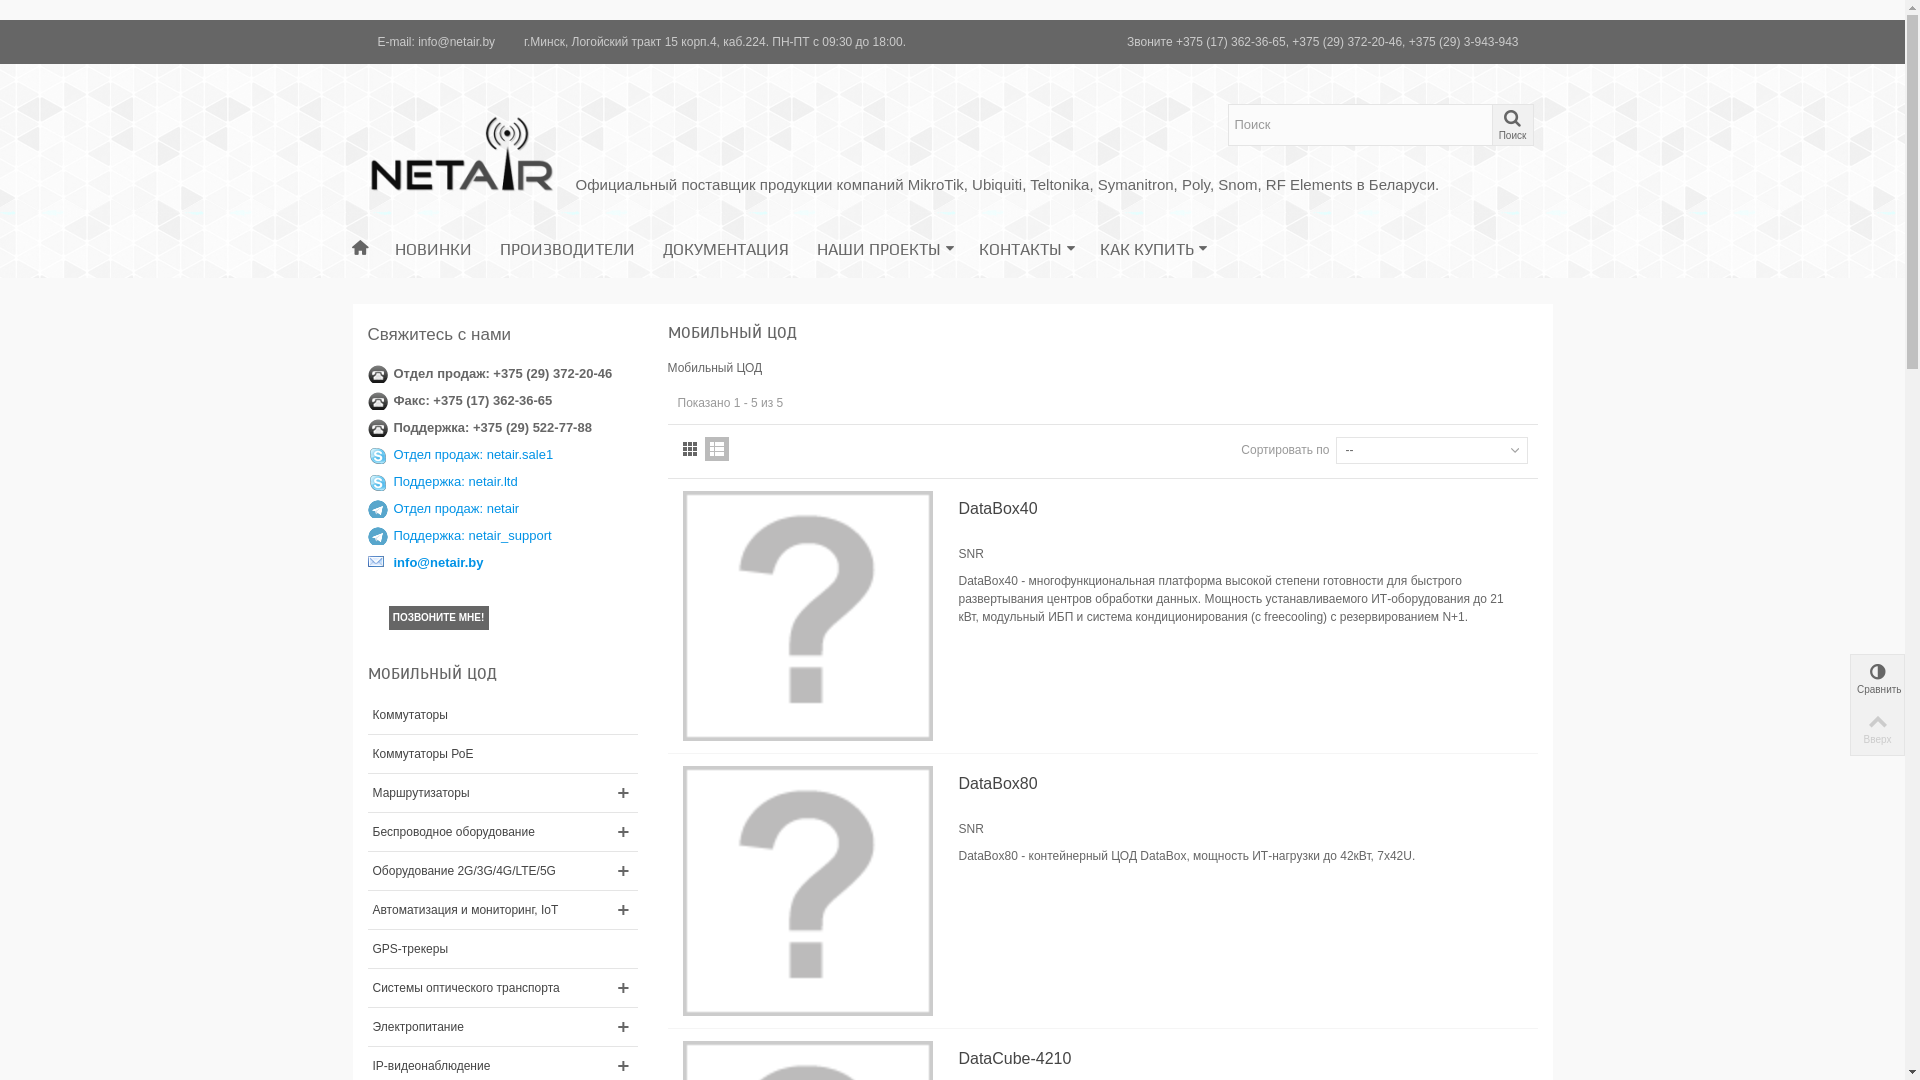 The width and height of the screenshot is (1920, 1080). Describe the element at coordinates (716, 447) in the screenshot. I see `'List'` at that location.